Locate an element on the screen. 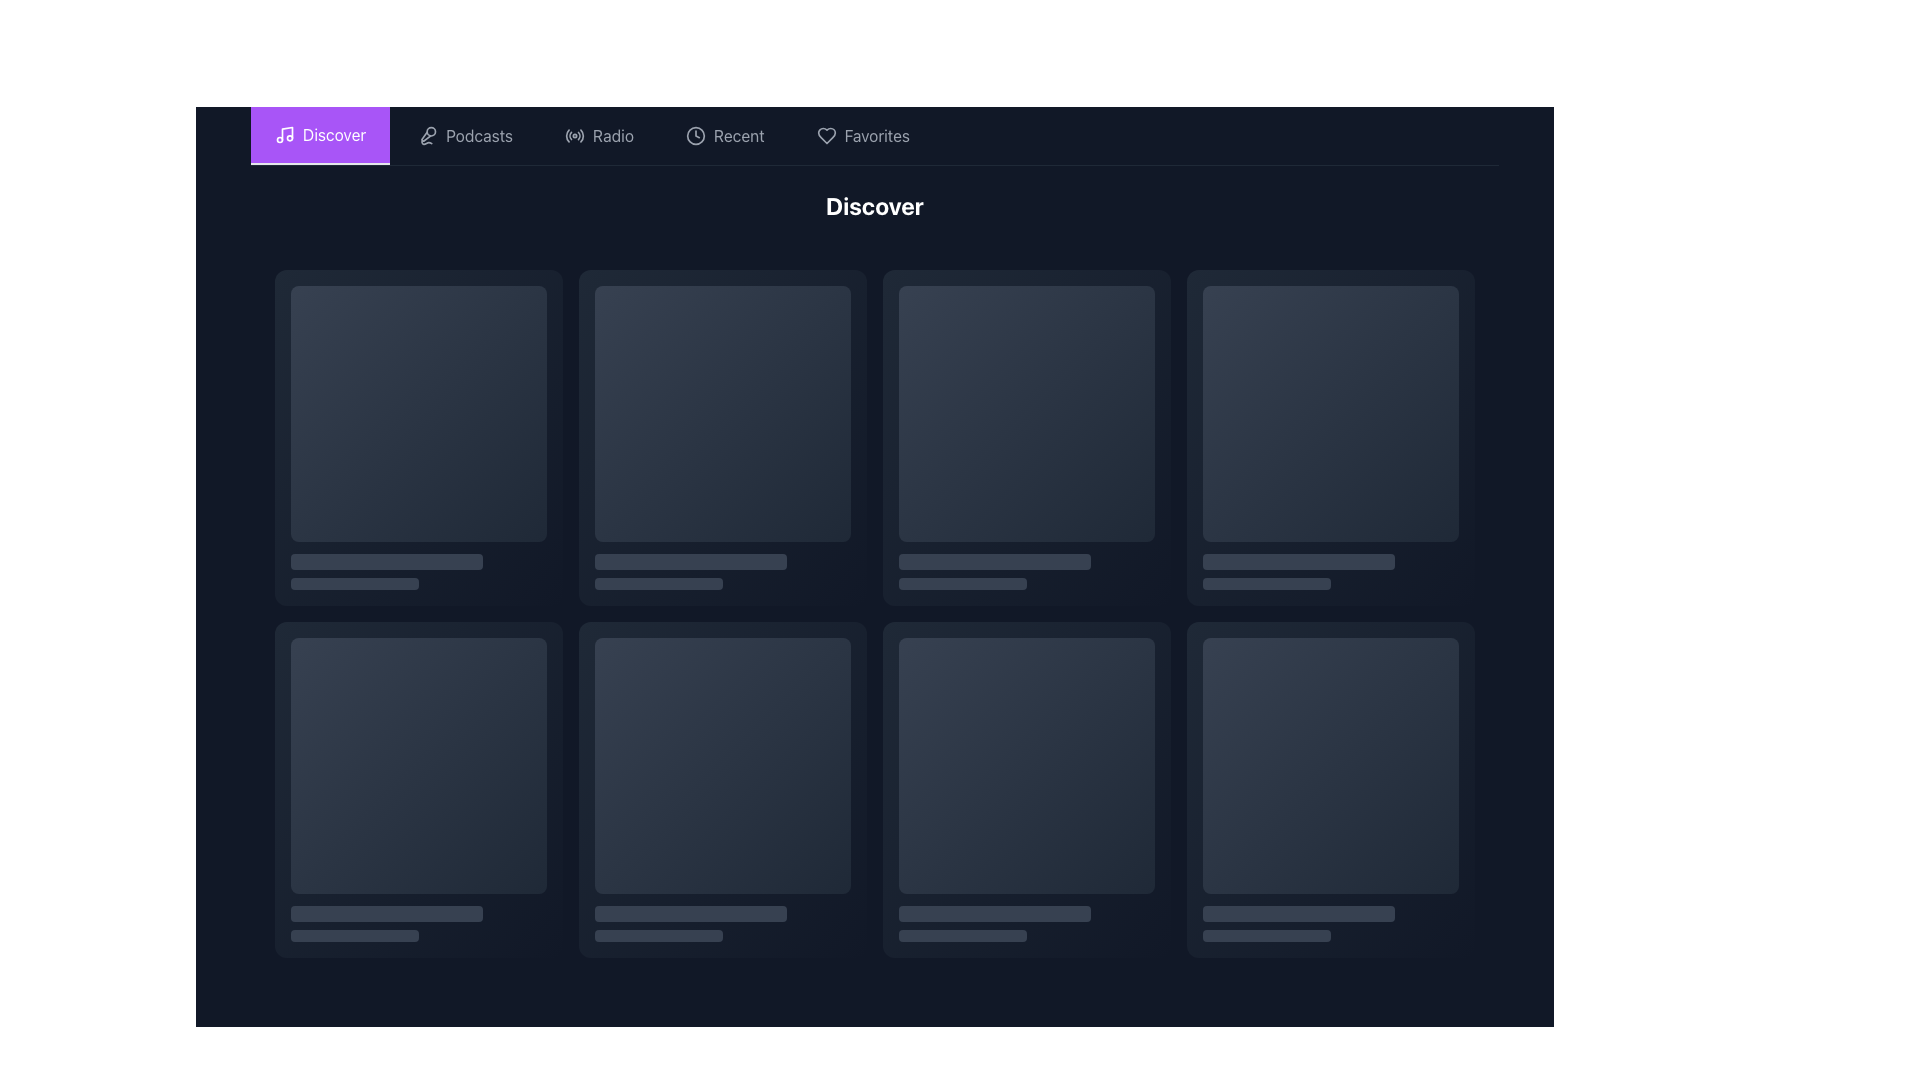 The image size is (1920, 1080). the clock icon representing the 'Recent' navigation menu item, which is positioned between the text label 'Recent' and the navigation items to its left is located at coordinates (696, 135).